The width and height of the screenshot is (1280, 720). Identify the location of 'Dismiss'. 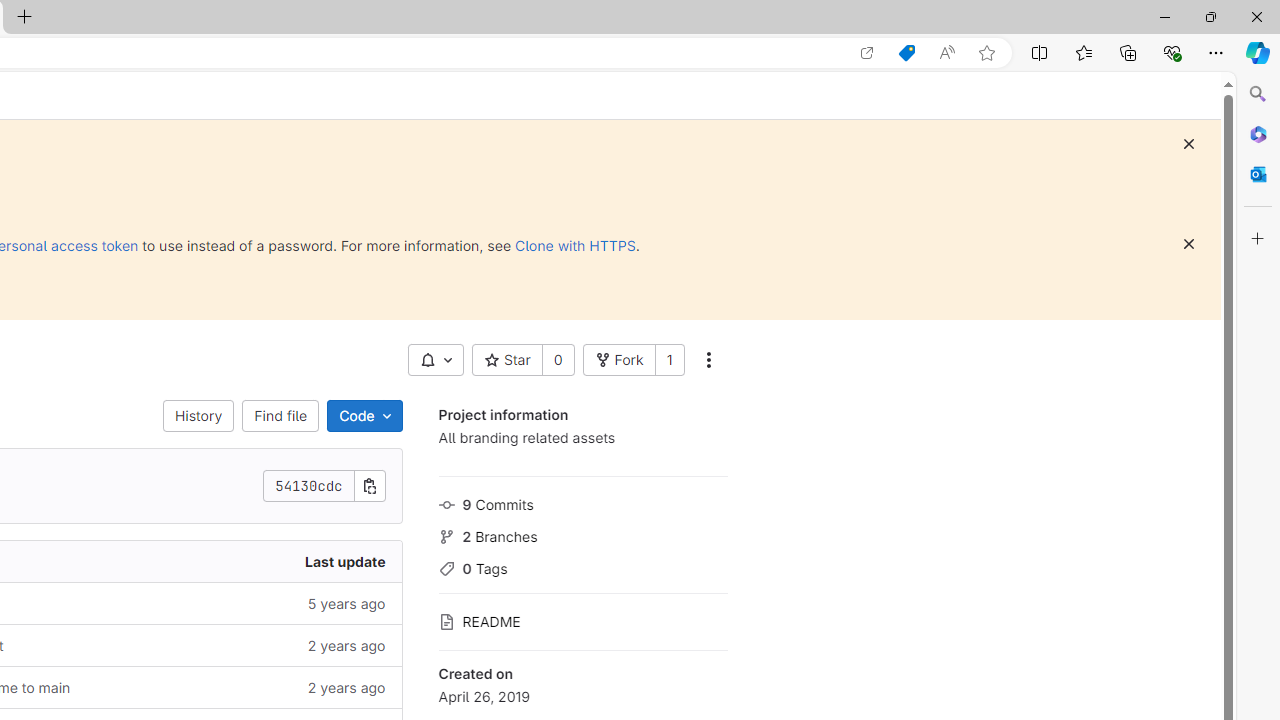
(1189, 243).